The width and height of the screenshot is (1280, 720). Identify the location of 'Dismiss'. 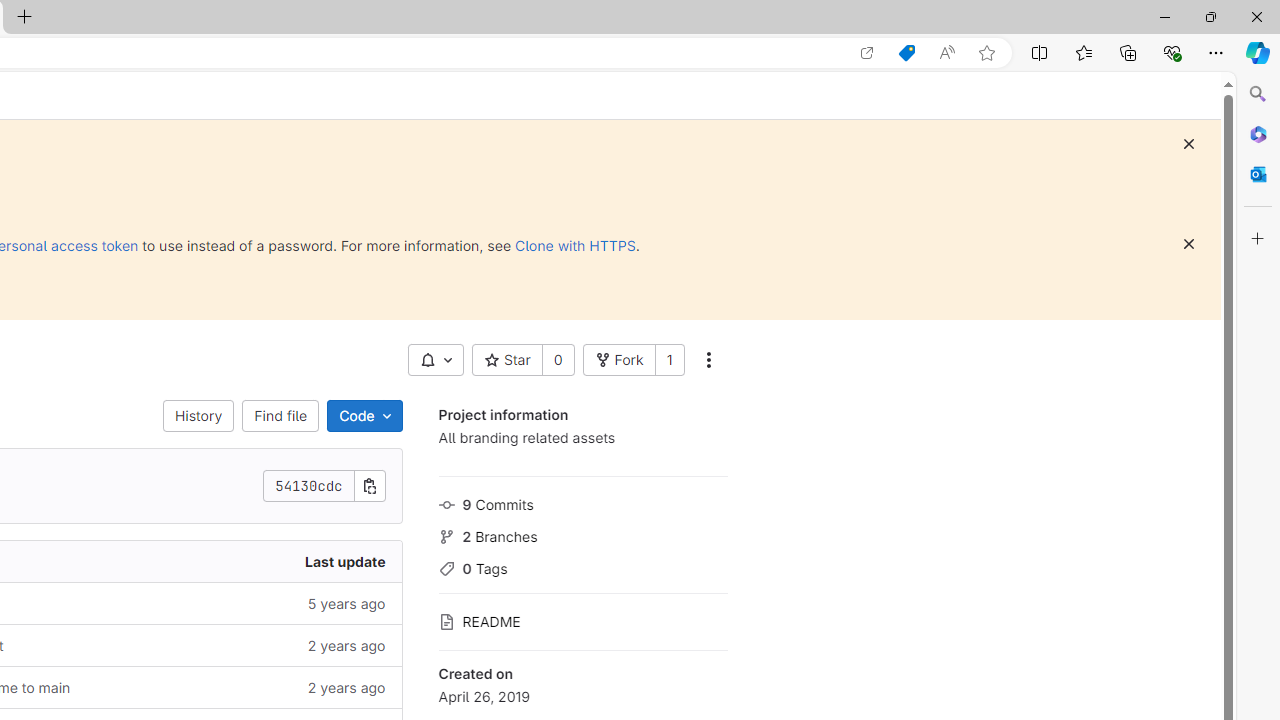
(1189, 243).